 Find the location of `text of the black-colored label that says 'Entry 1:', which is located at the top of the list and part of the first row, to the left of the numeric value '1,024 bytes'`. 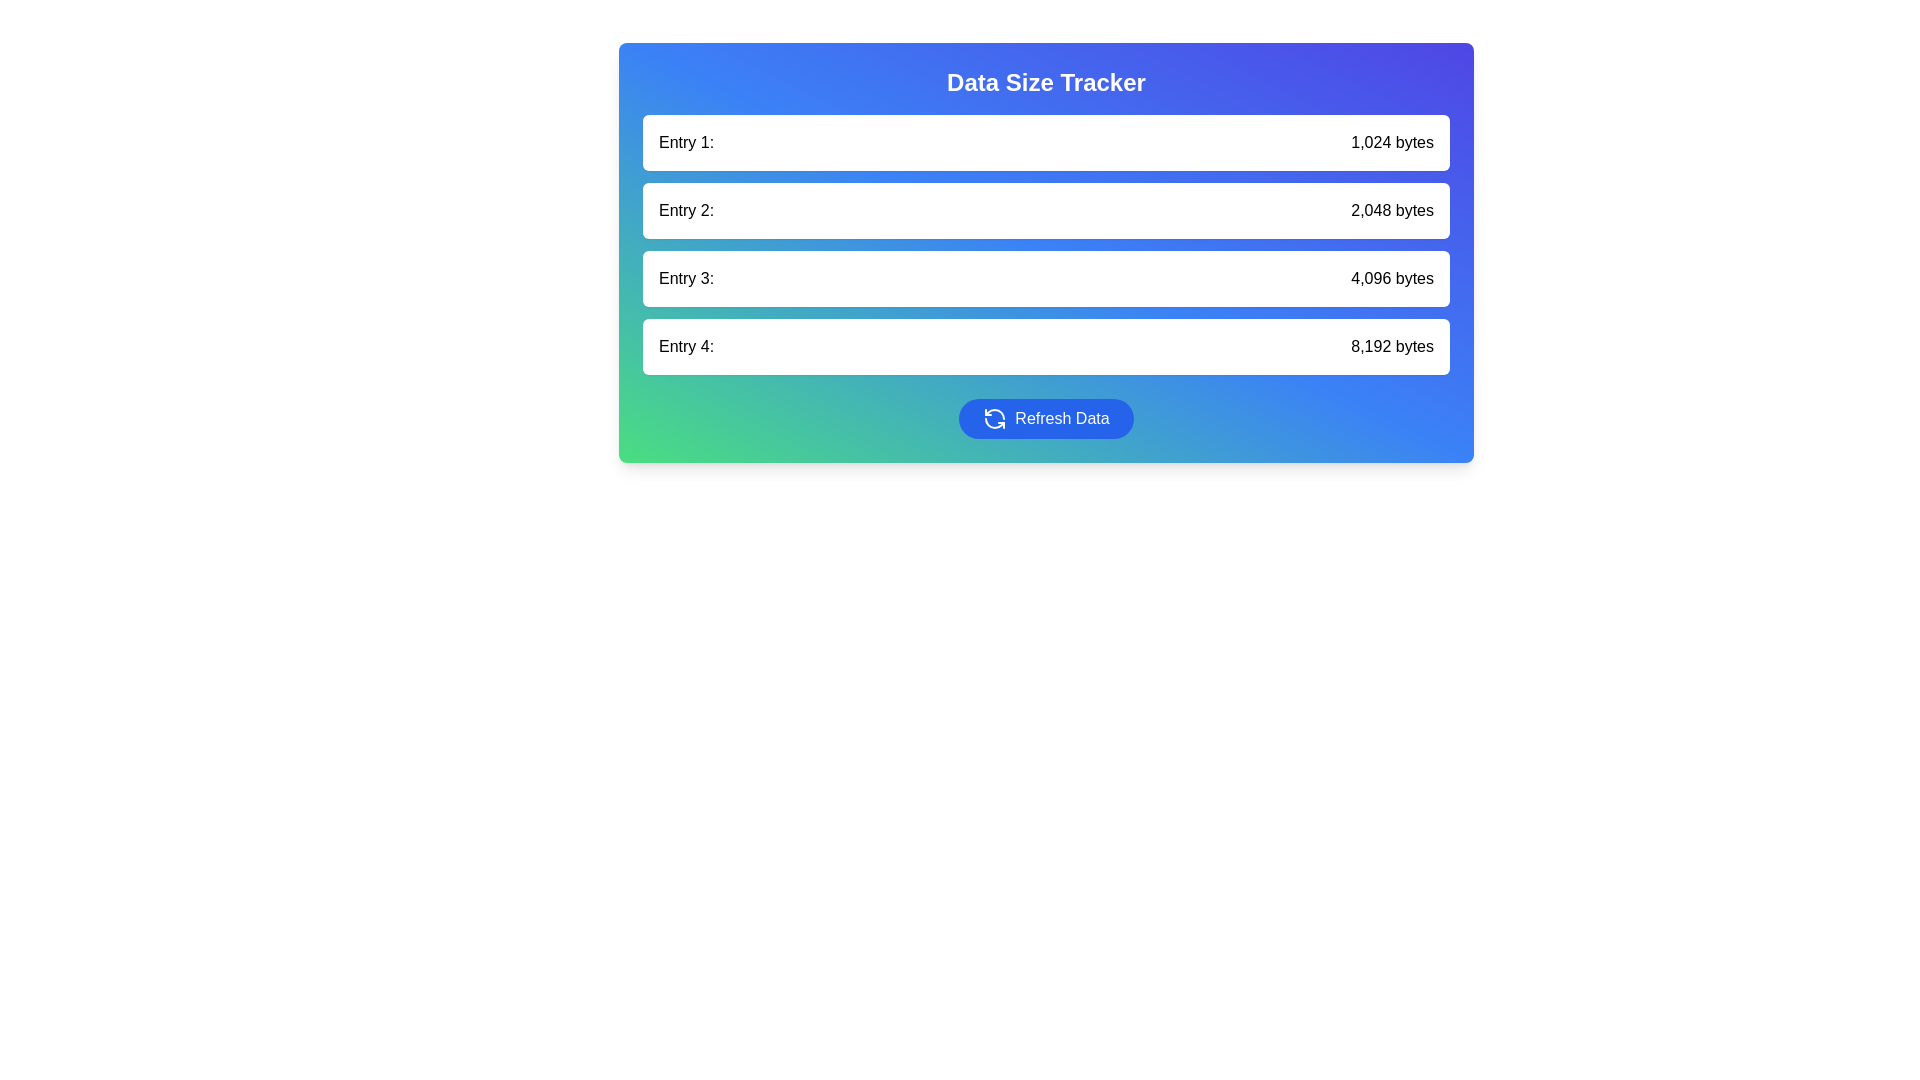

text of the black-colored label that says 'Entry 1:', which is located at the top of the list and part of the first row, to the left of the numeric value '1,024 bytes' is located at coordinates (686, 141).